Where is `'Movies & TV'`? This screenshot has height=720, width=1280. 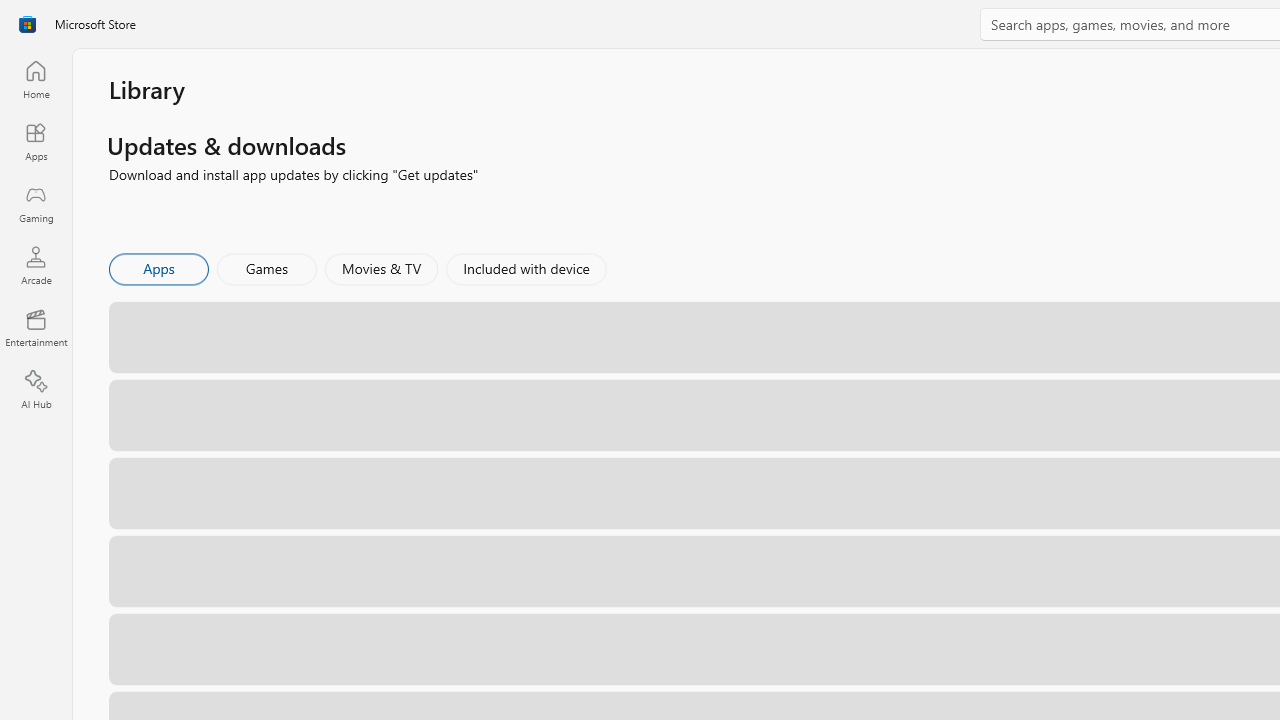 'Movies & TV' is located at coordinates (381, 267).